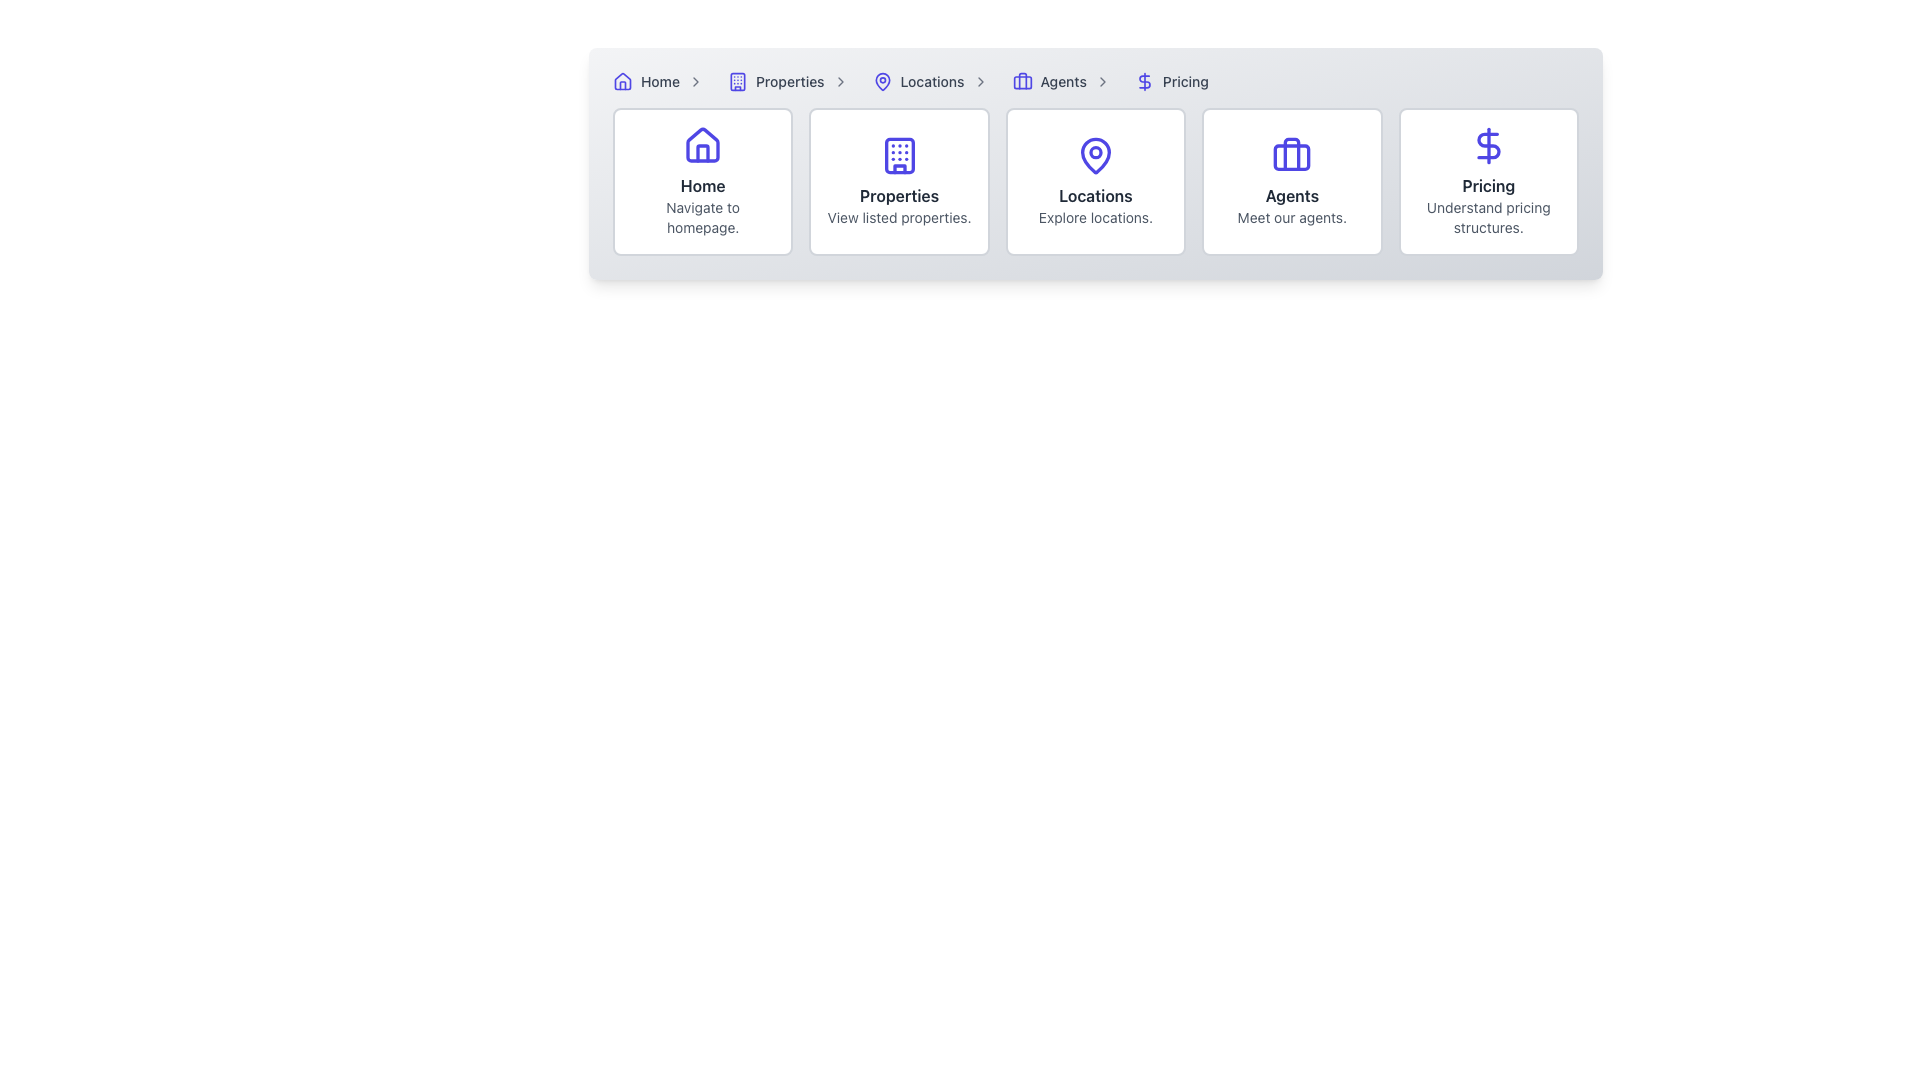 The image size is (1920, 1080). I want to click on the indigo-blue location pin SVG graphic located in the breadcrumb navigation bar, positioned to the left of the 'Locations' label, so click(881, 80).